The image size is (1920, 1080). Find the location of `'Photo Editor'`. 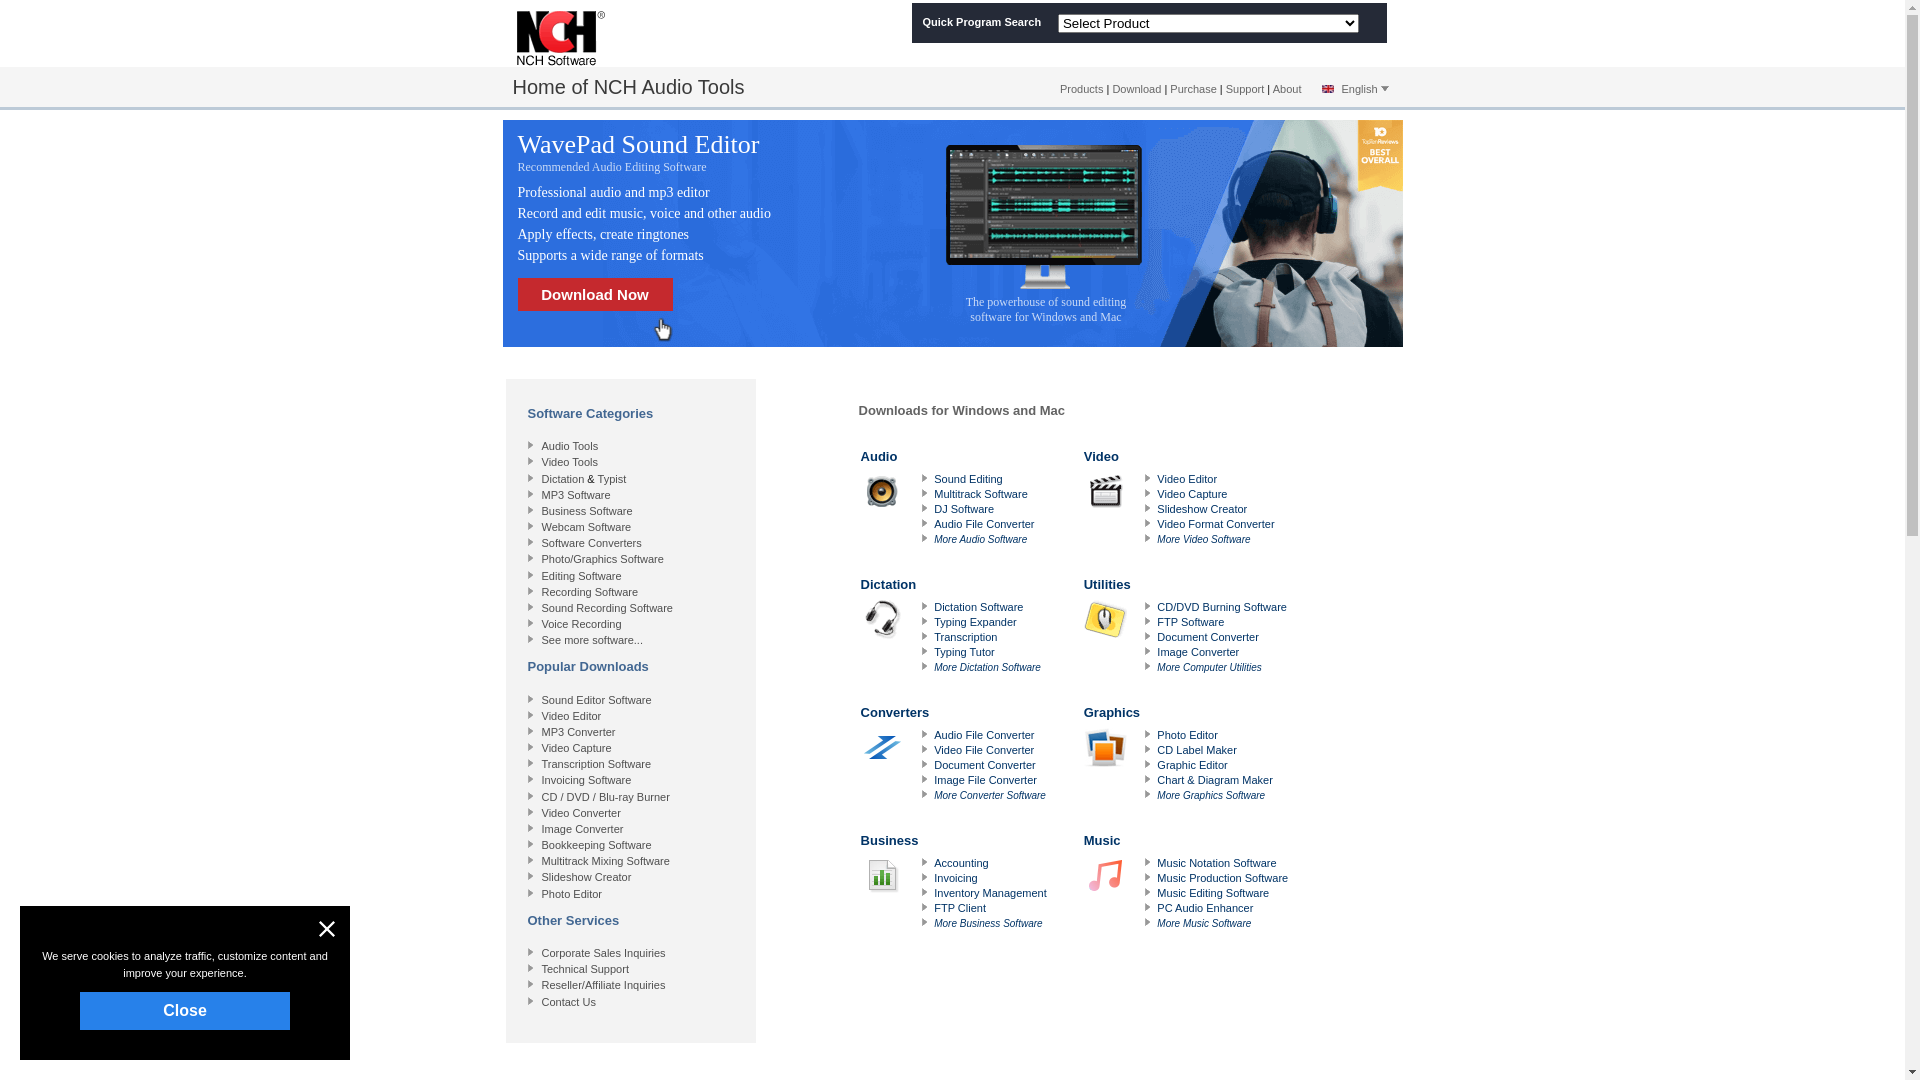

'Photo Editor' is located at coordinates (571, 893).